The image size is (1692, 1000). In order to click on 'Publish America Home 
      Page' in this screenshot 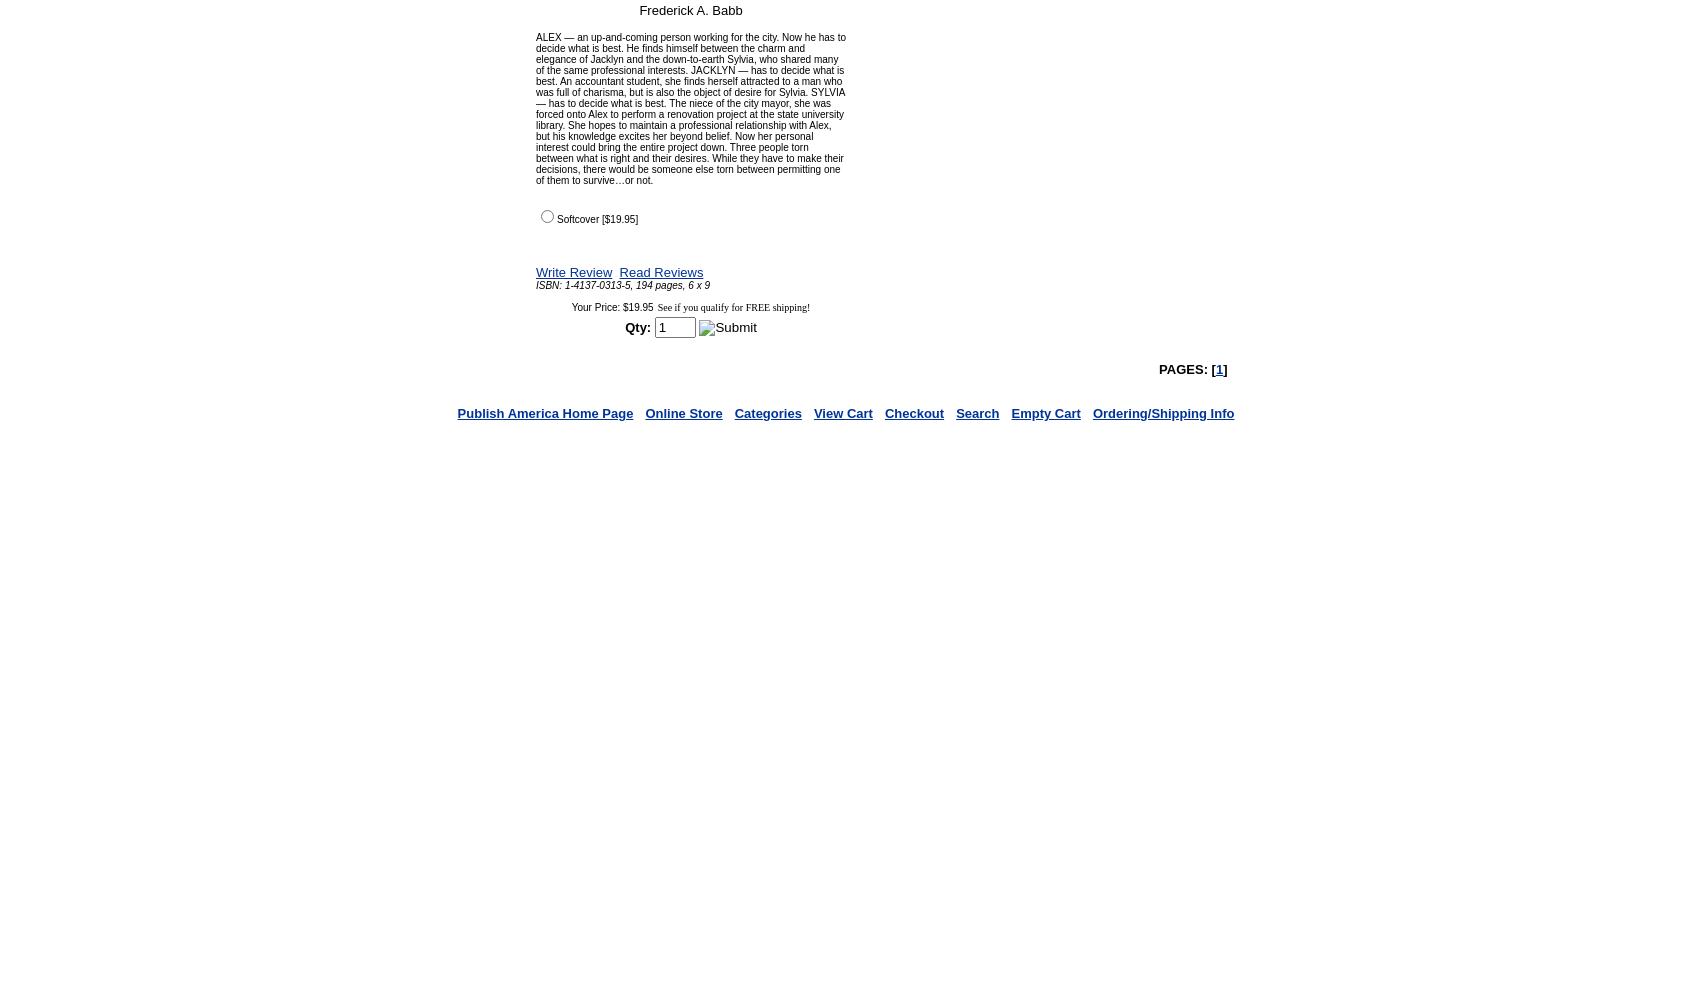, I will do `click(456, 413)`.